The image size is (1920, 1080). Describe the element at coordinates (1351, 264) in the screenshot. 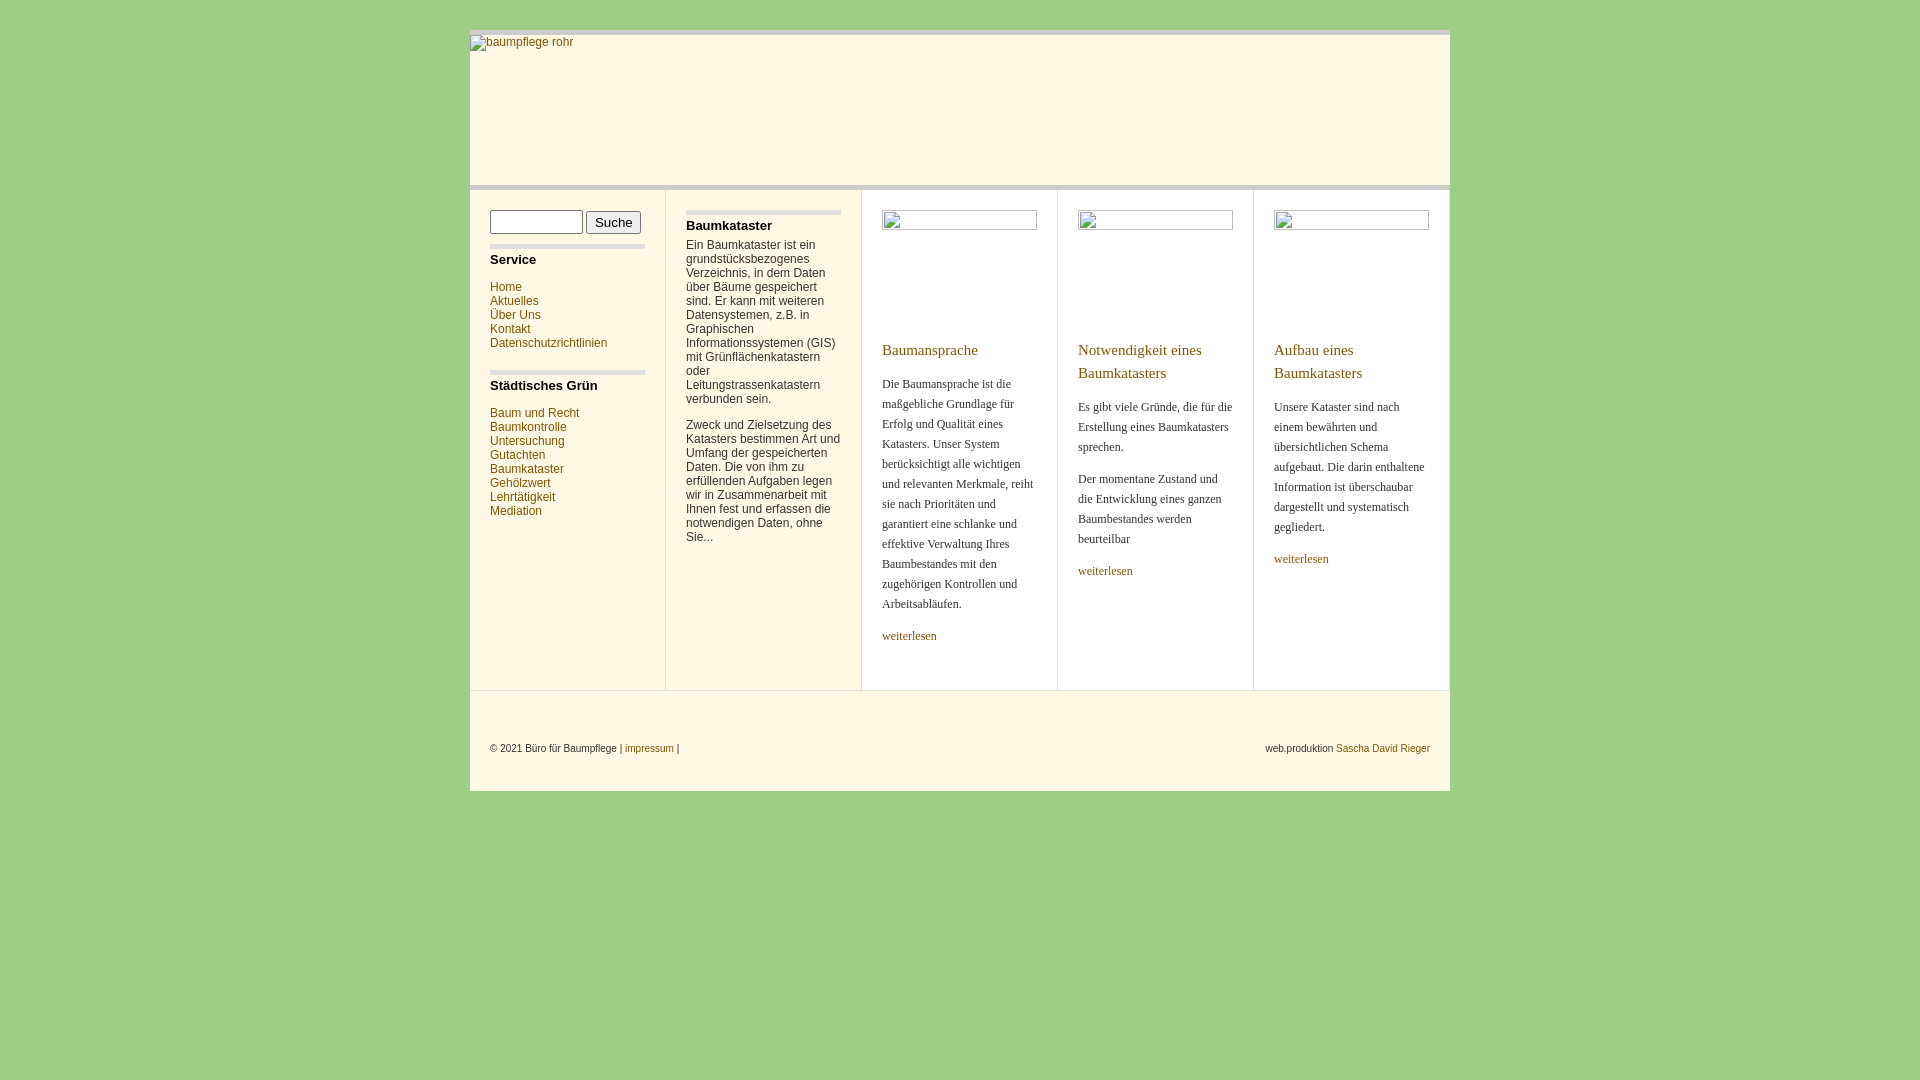

I see `'Aufbau eines Baumkatasters'` at that location.